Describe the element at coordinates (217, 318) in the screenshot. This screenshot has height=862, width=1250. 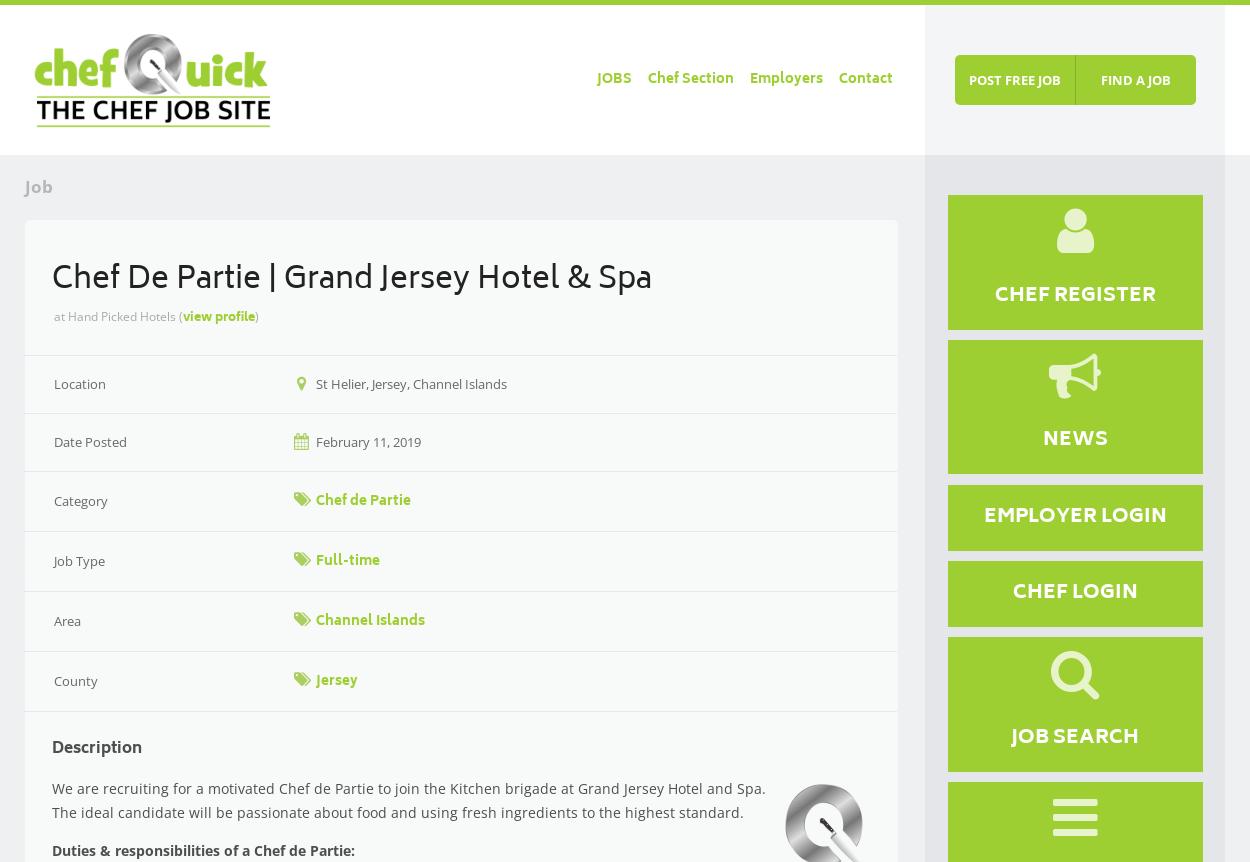
I see `'view profile'` at that location.